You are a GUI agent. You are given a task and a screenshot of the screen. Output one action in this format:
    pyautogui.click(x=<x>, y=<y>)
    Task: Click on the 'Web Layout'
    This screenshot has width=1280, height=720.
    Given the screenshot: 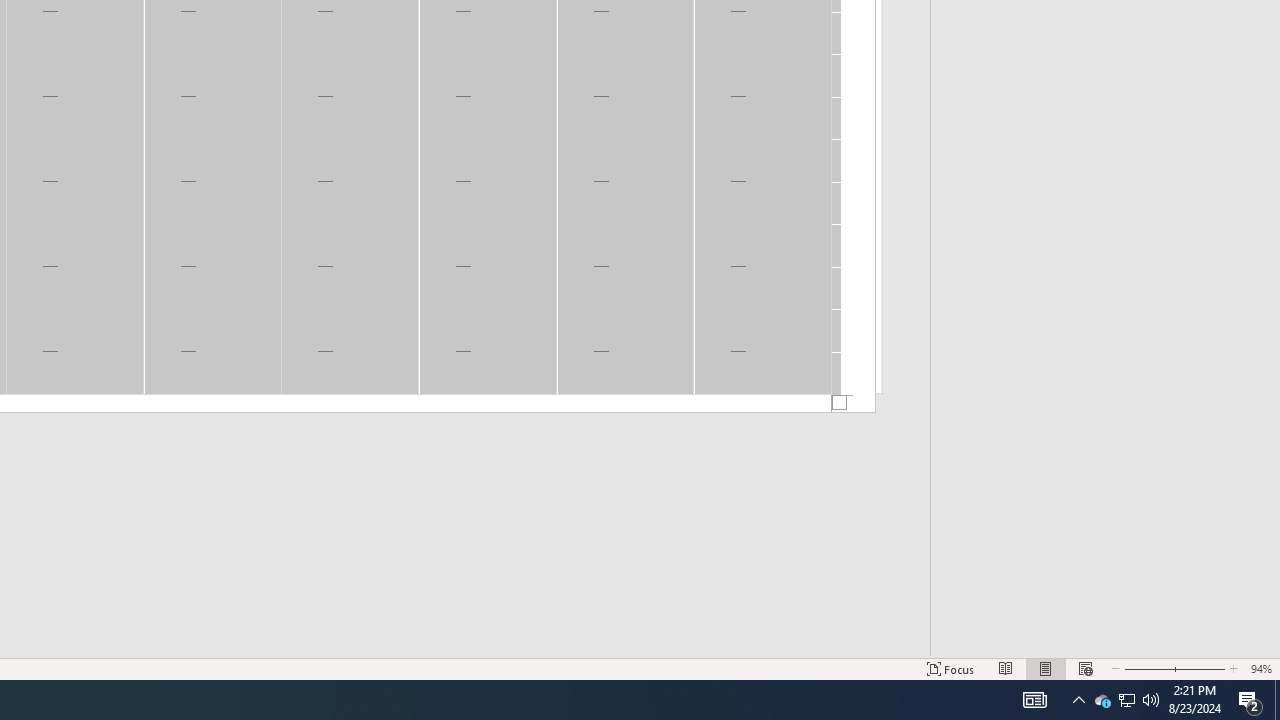 What is the action you would take?
    pyautogui.click(x=1085, y=669)
    